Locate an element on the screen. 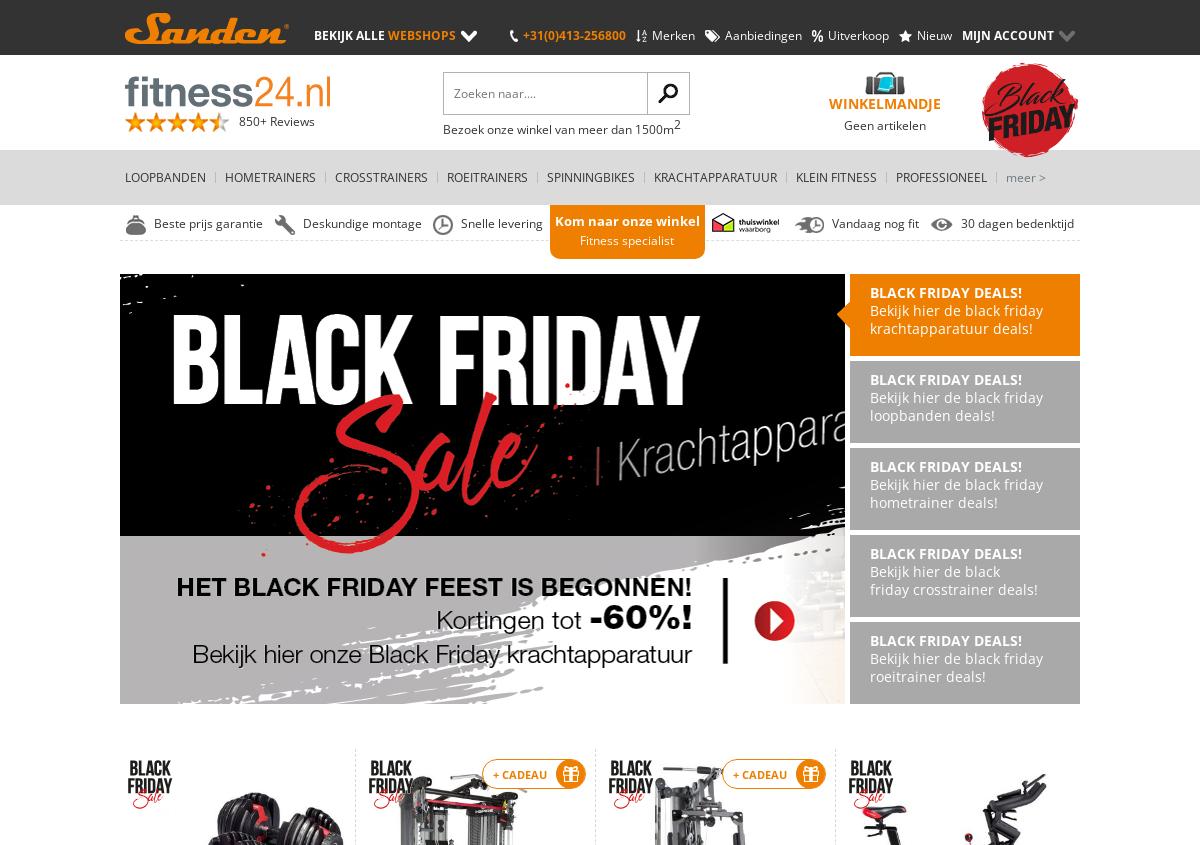 The width and height of the screenshot is (1200, 845). 'Snelle levering' is located at coordinates (460, 222).